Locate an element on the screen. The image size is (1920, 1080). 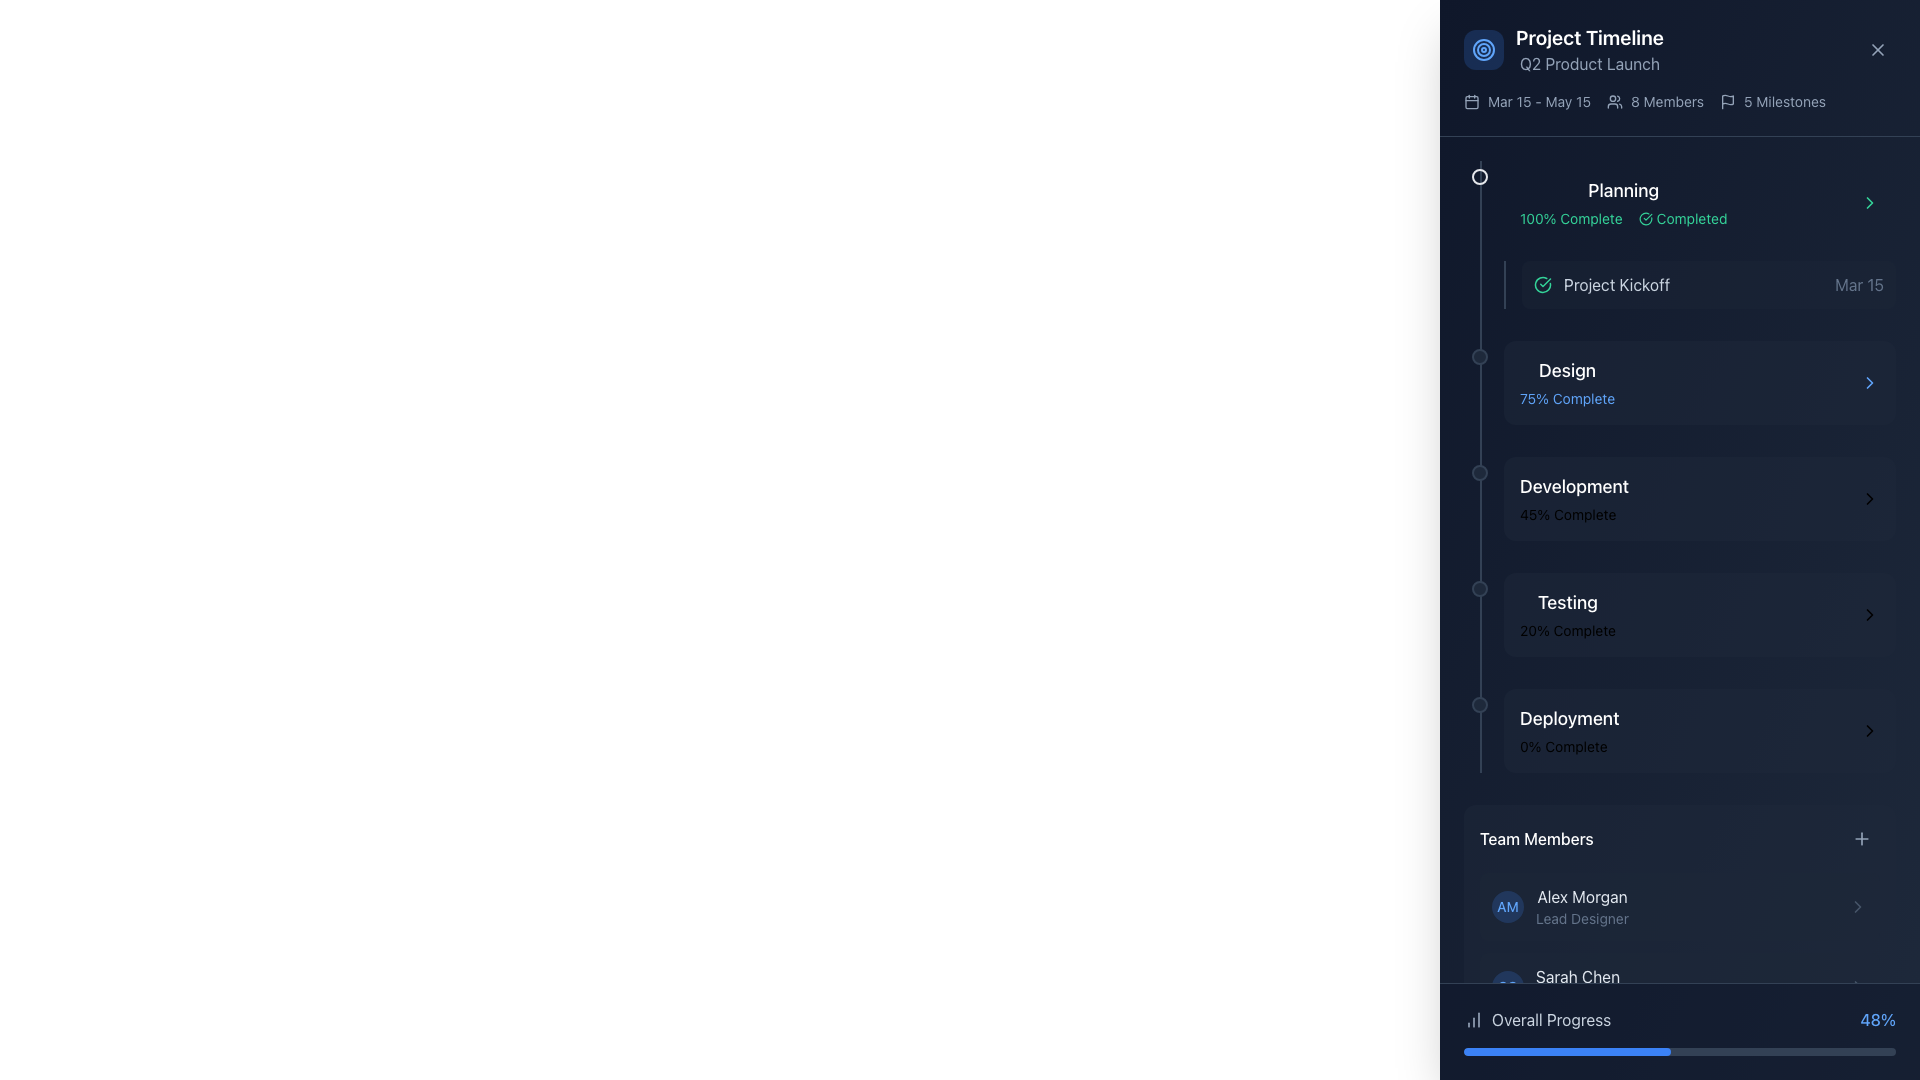
the small dark grey circle with a lighter border located at the top left corner of the 'Development 45% Complete' section in the timeline is located at coordinates (1479, 473).